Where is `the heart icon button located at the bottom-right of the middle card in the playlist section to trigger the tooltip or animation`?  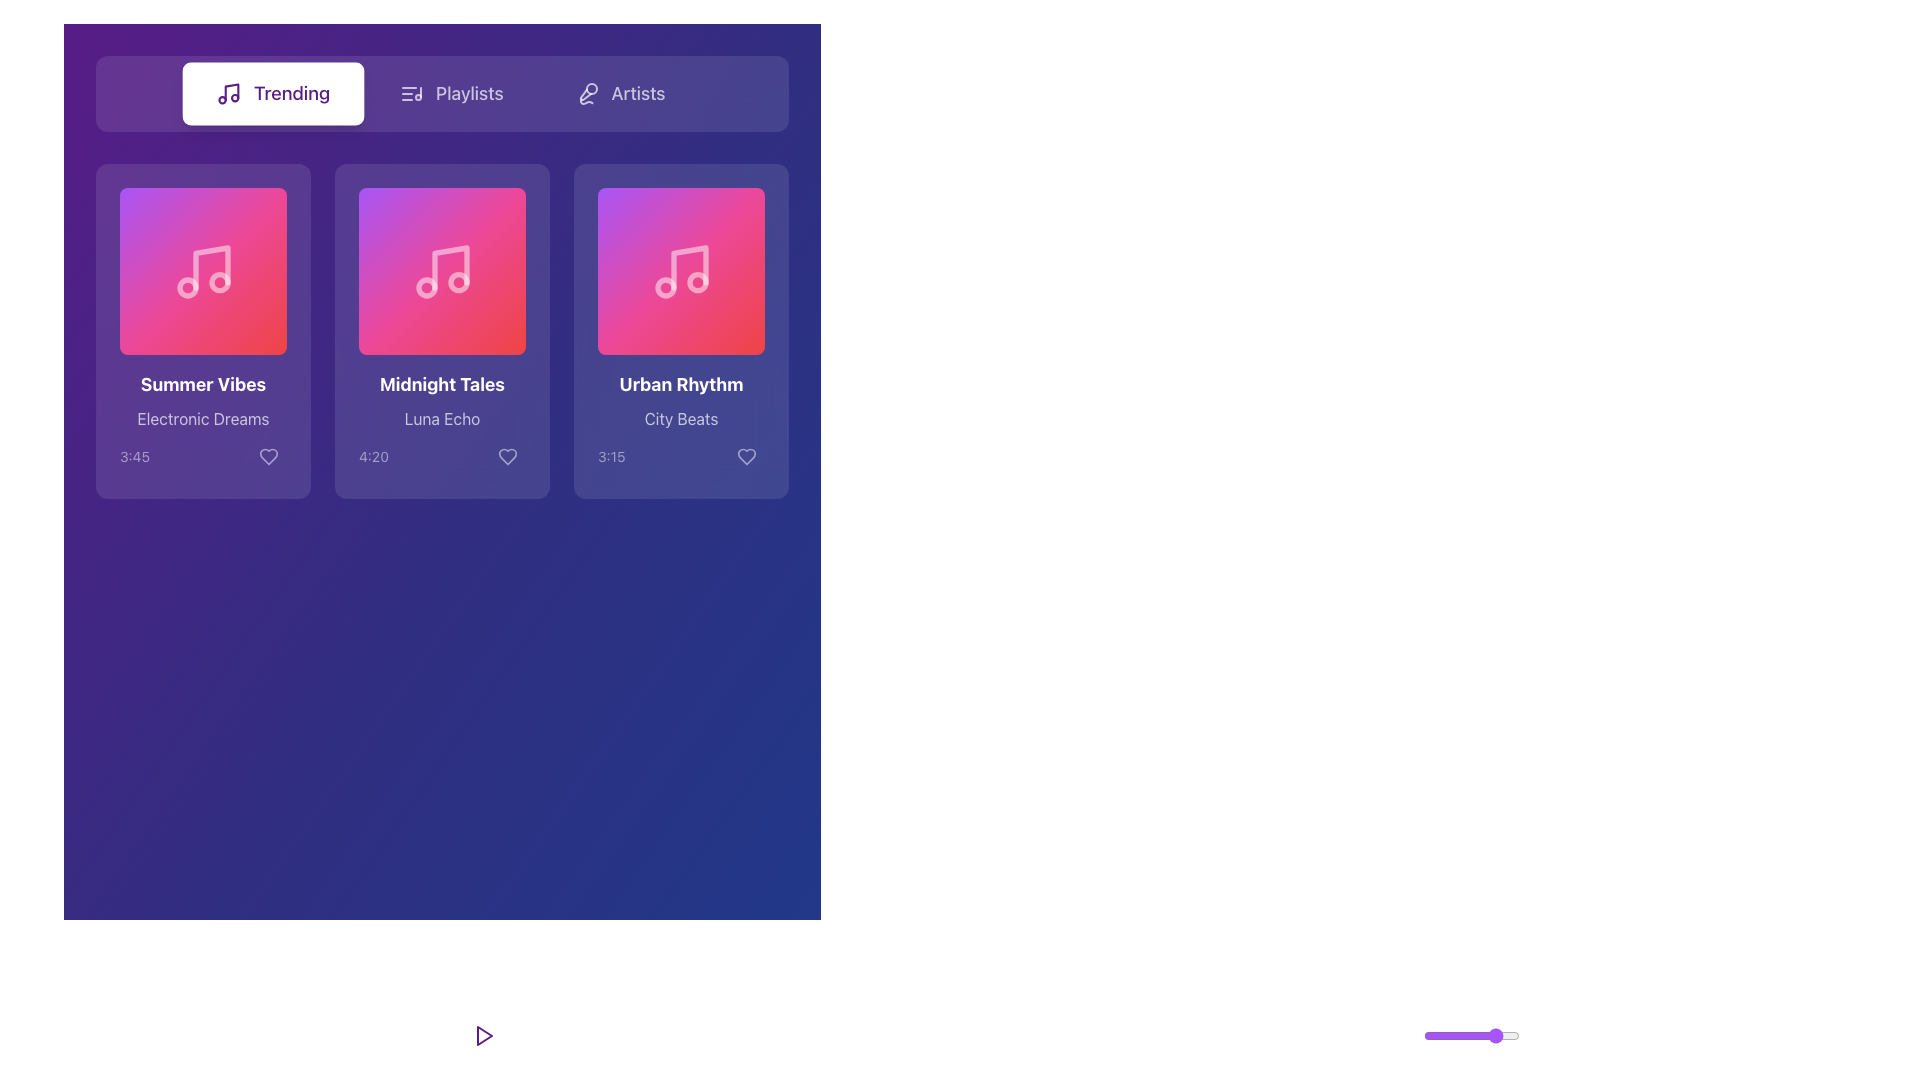 the heart icon button located at the bottom-right of the middle card in the playlist section to trigger the tooltip or animation is located at coordinates (508, 456).